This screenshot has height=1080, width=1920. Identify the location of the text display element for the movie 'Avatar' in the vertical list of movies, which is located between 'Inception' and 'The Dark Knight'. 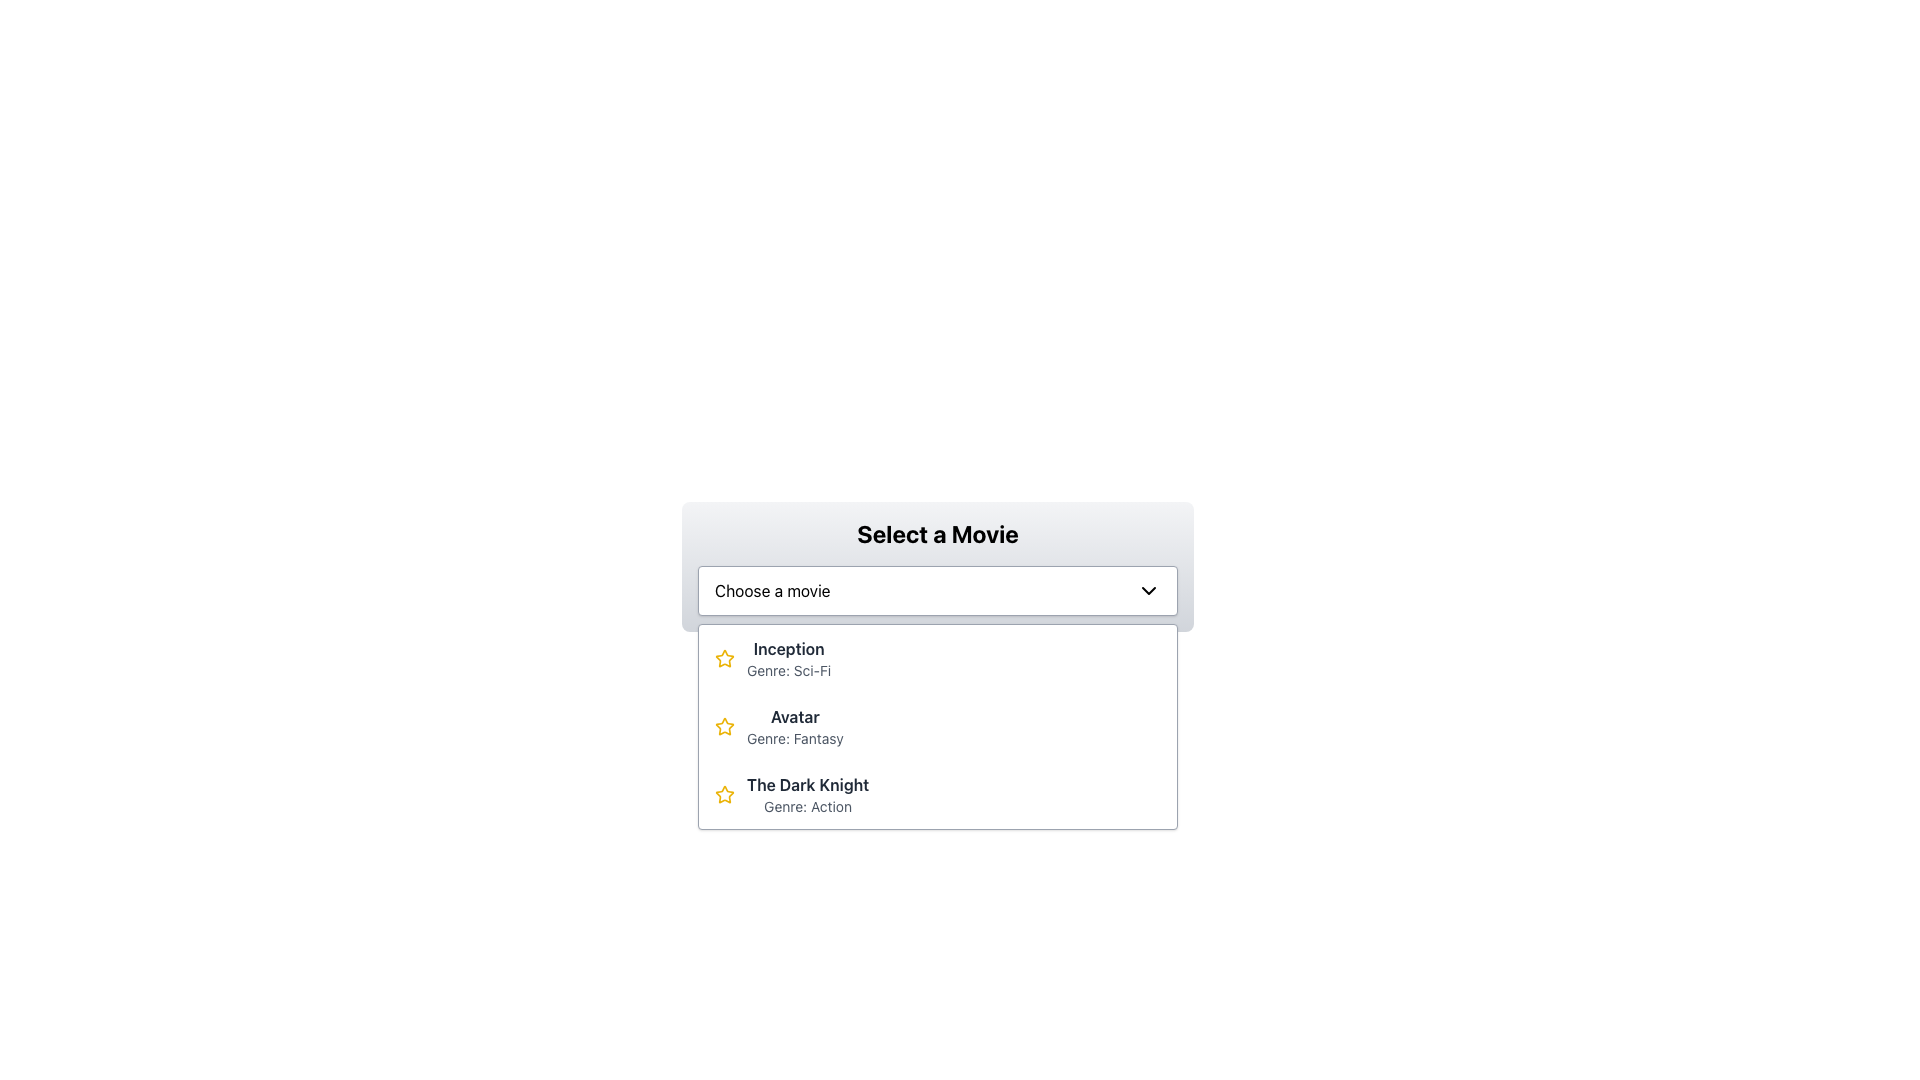
(794, 726).